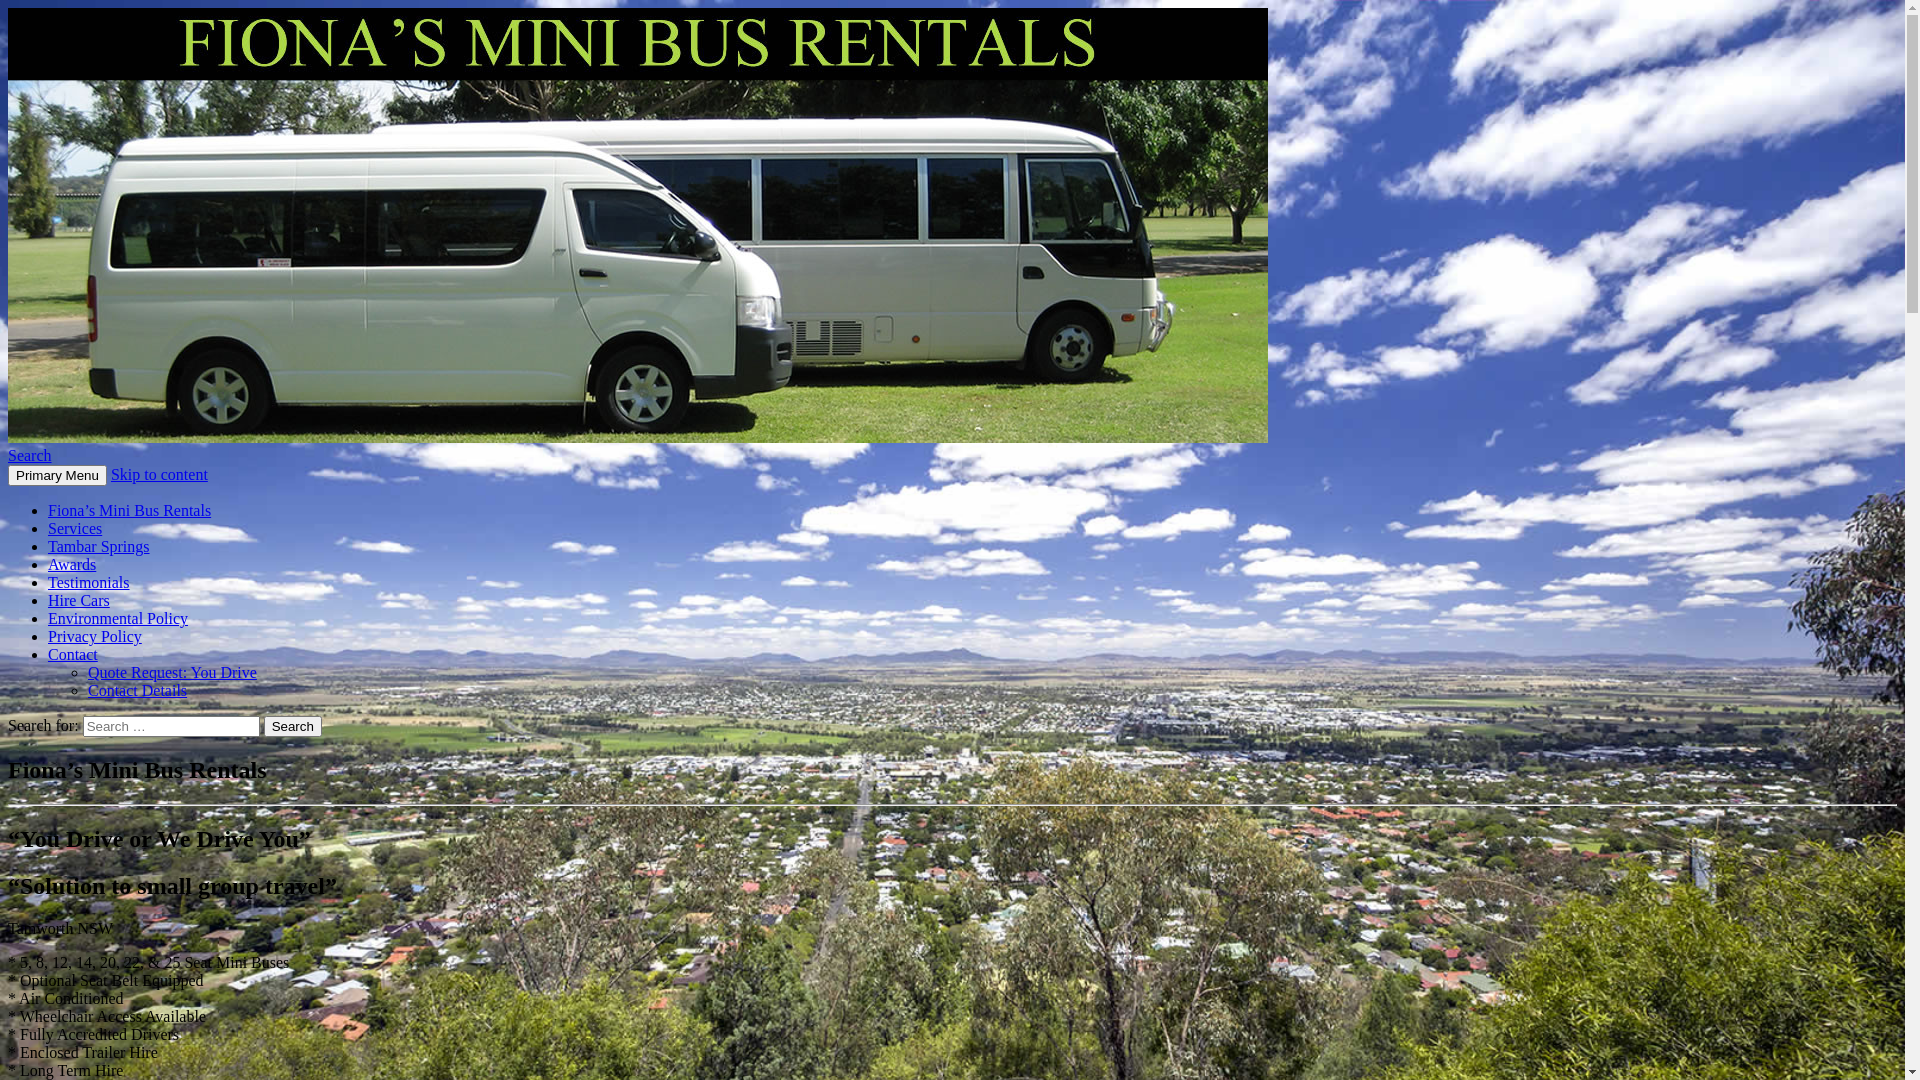 The height and width of the screenshot is (1080, 1920). I want to click on 'Privacy Policy', so click(94, 636).